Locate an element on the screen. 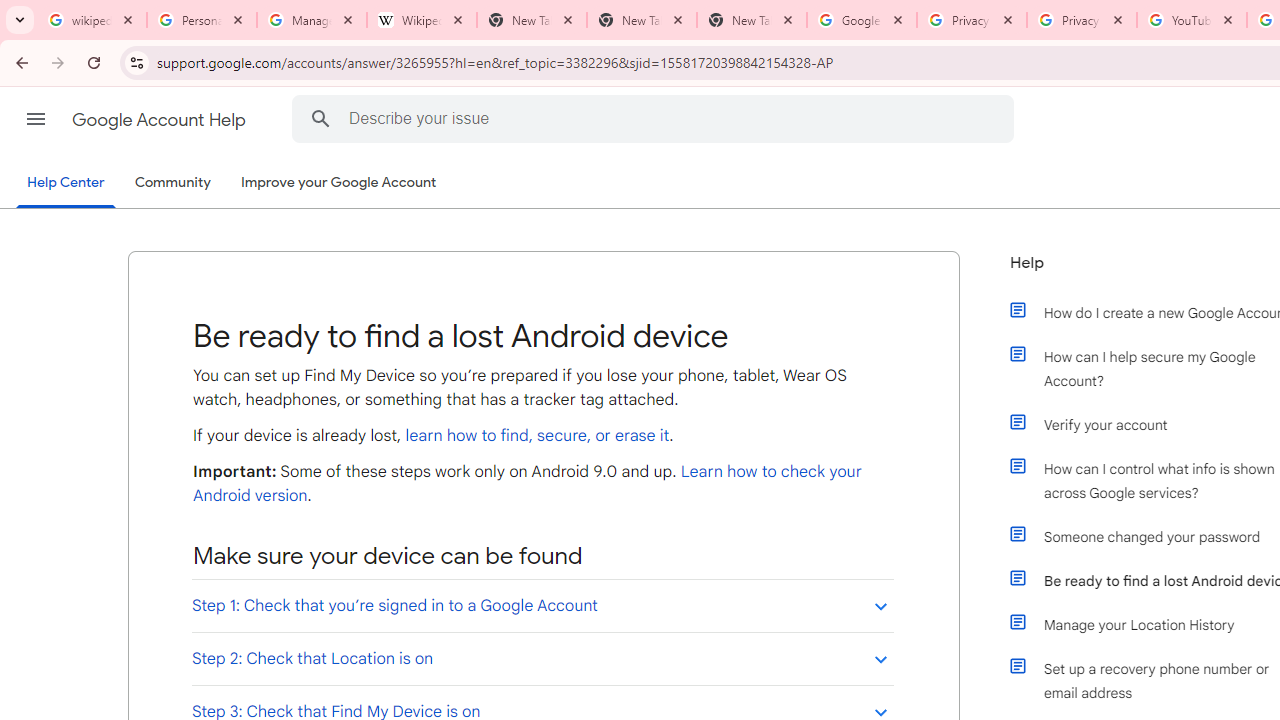 This screenshot has height=720, width=1280. 'Step 2: Check that Location is on' is located at coordinates (542, 658).